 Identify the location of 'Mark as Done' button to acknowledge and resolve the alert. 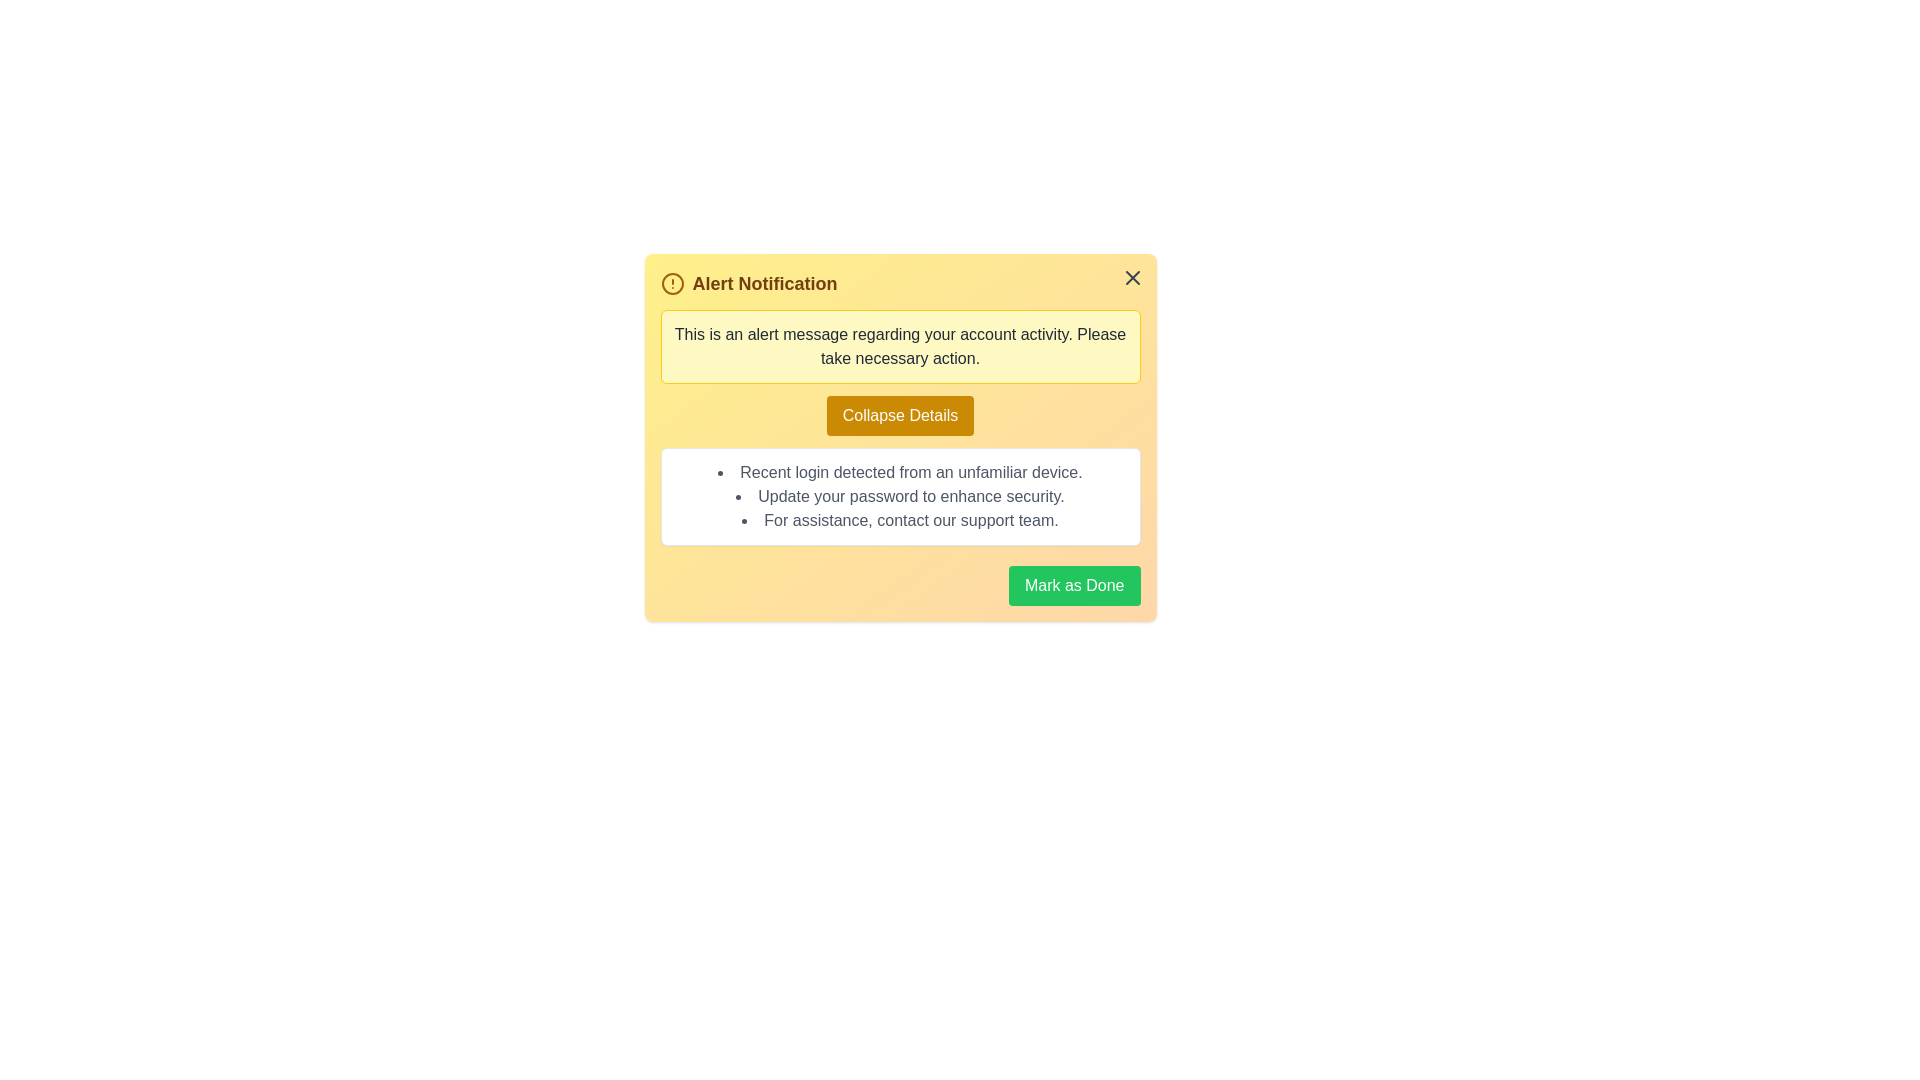
(1073, 585).